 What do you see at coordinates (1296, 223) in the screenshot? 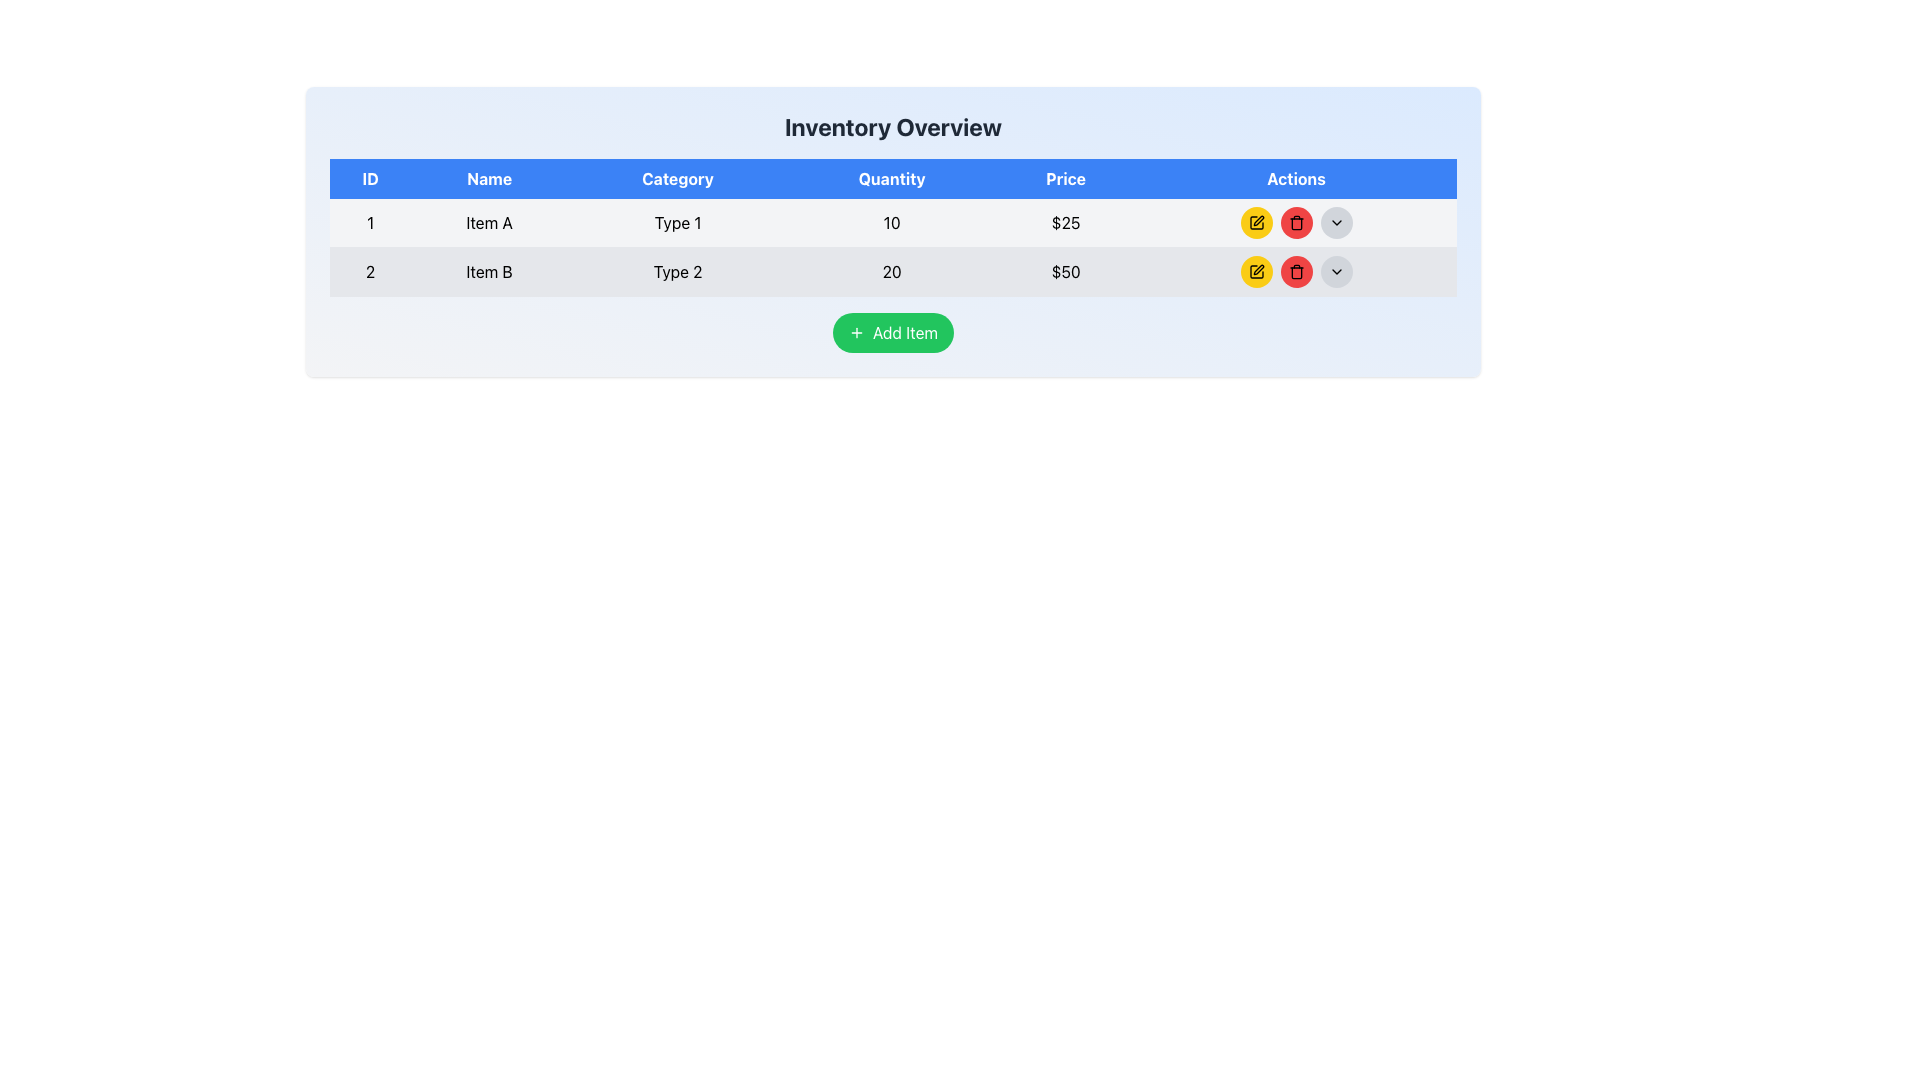
I see `the delete button located in the Actions column of the first table row, positioned between an edit icon button and a downward chevron icon` at bounding box center [1296, 223].